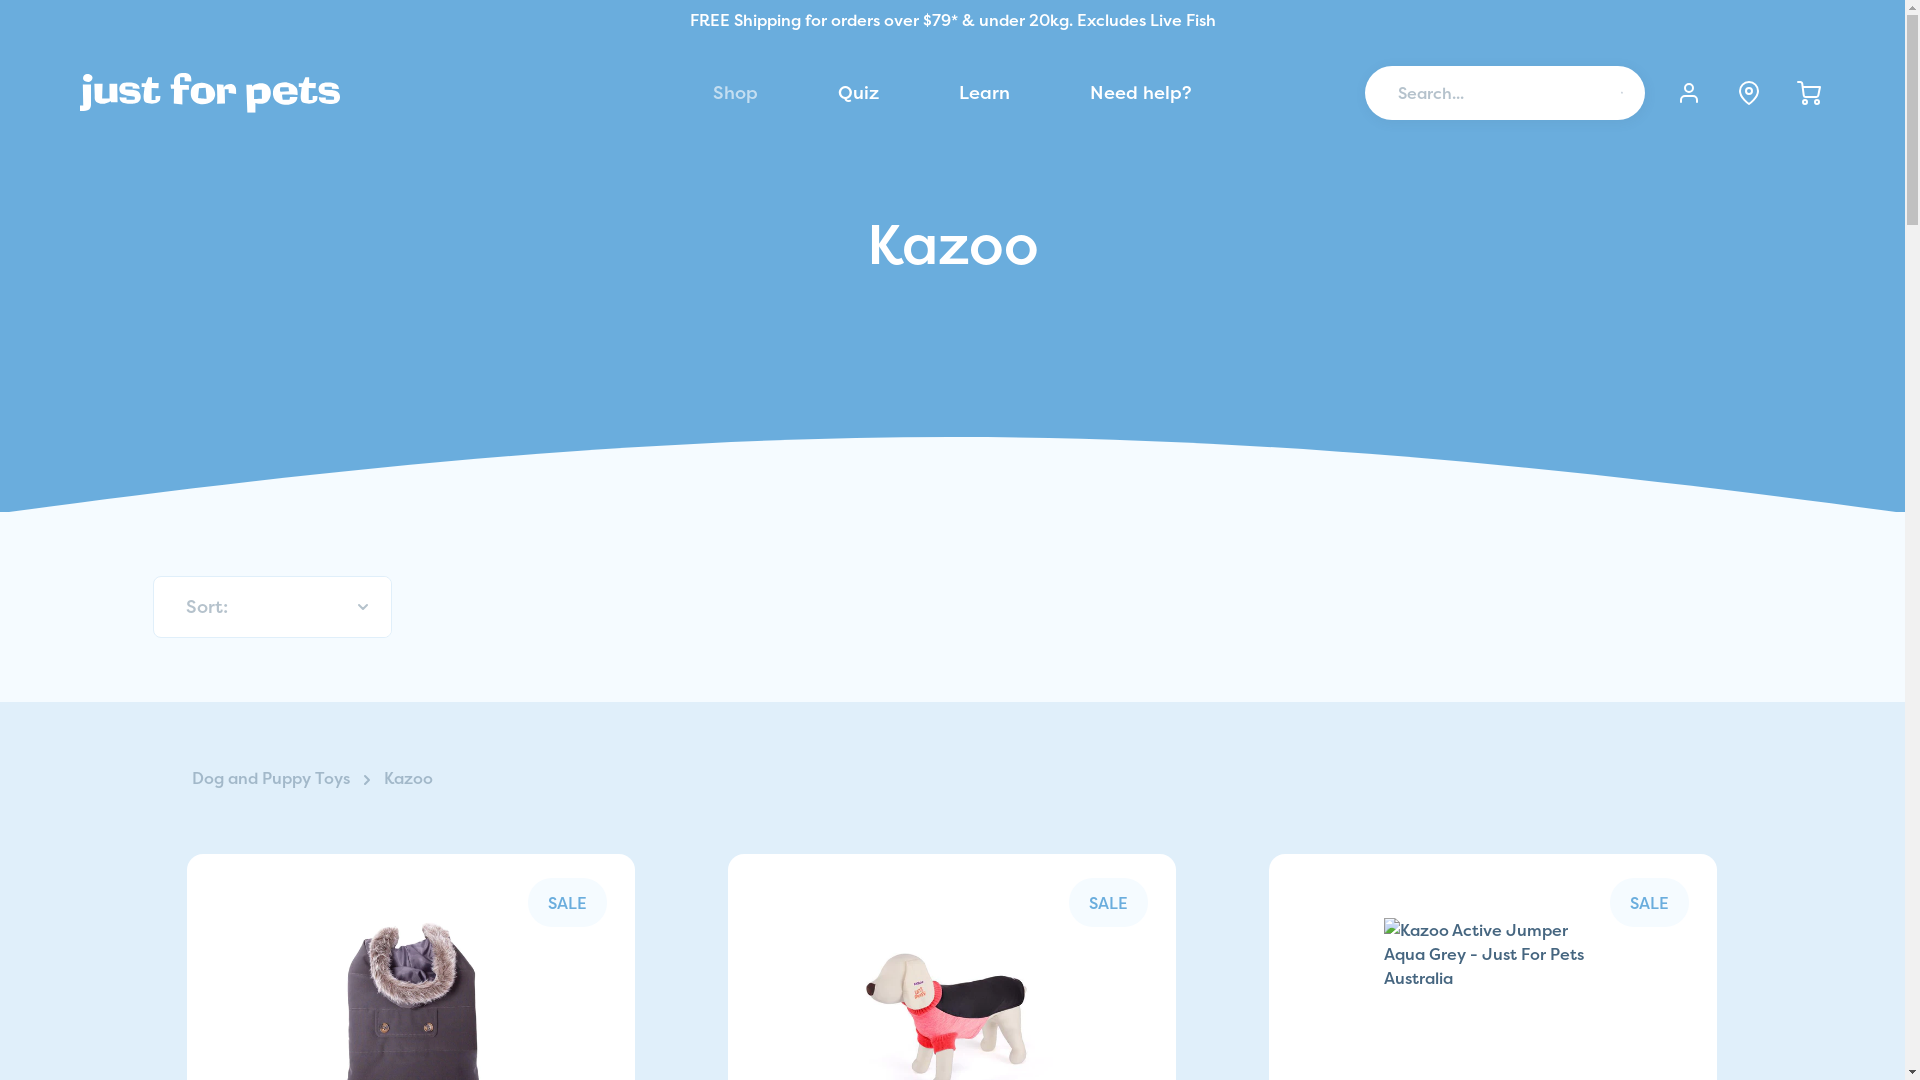  What do you see at coordinates (858, 92) in the screenshot?
I see `'Quiz'` at bounding box center [858, 92].